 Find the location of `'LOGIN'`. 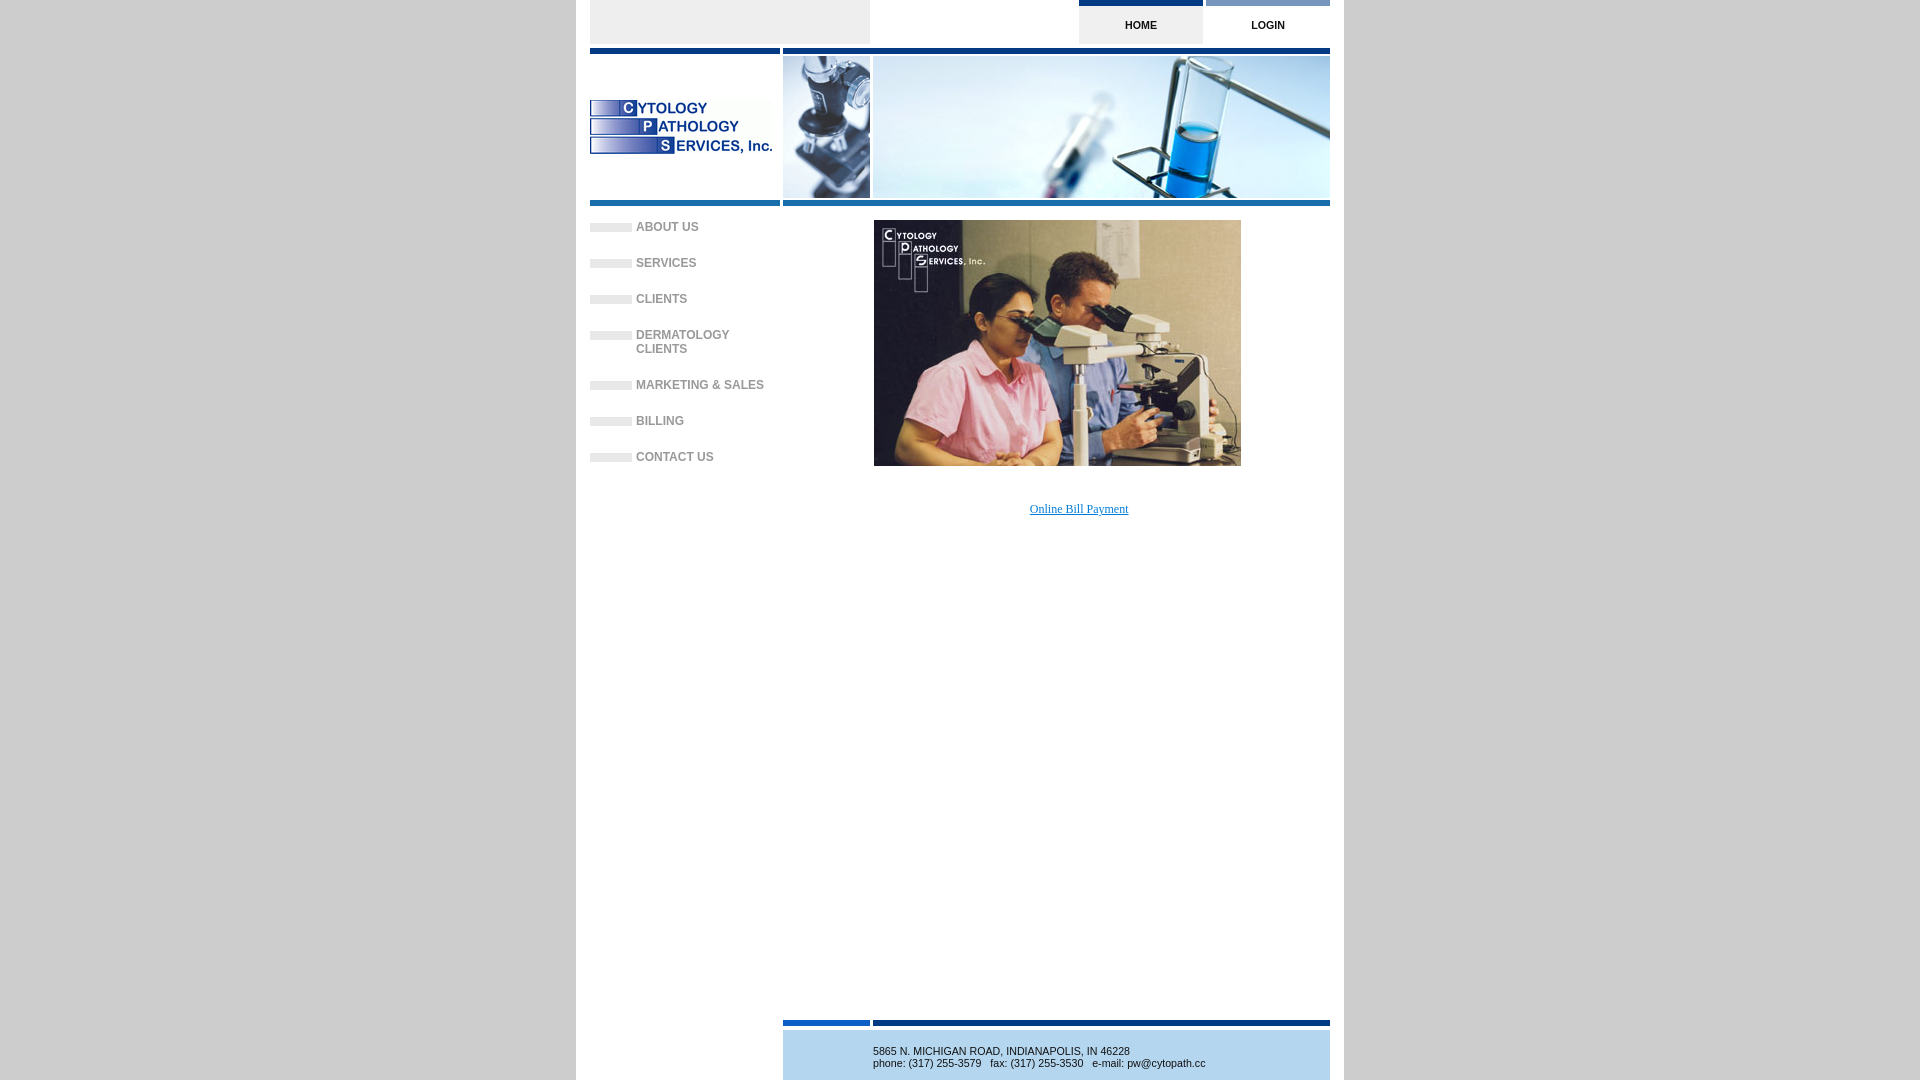

'LOGIN' is located at coordinates (1266, 22).